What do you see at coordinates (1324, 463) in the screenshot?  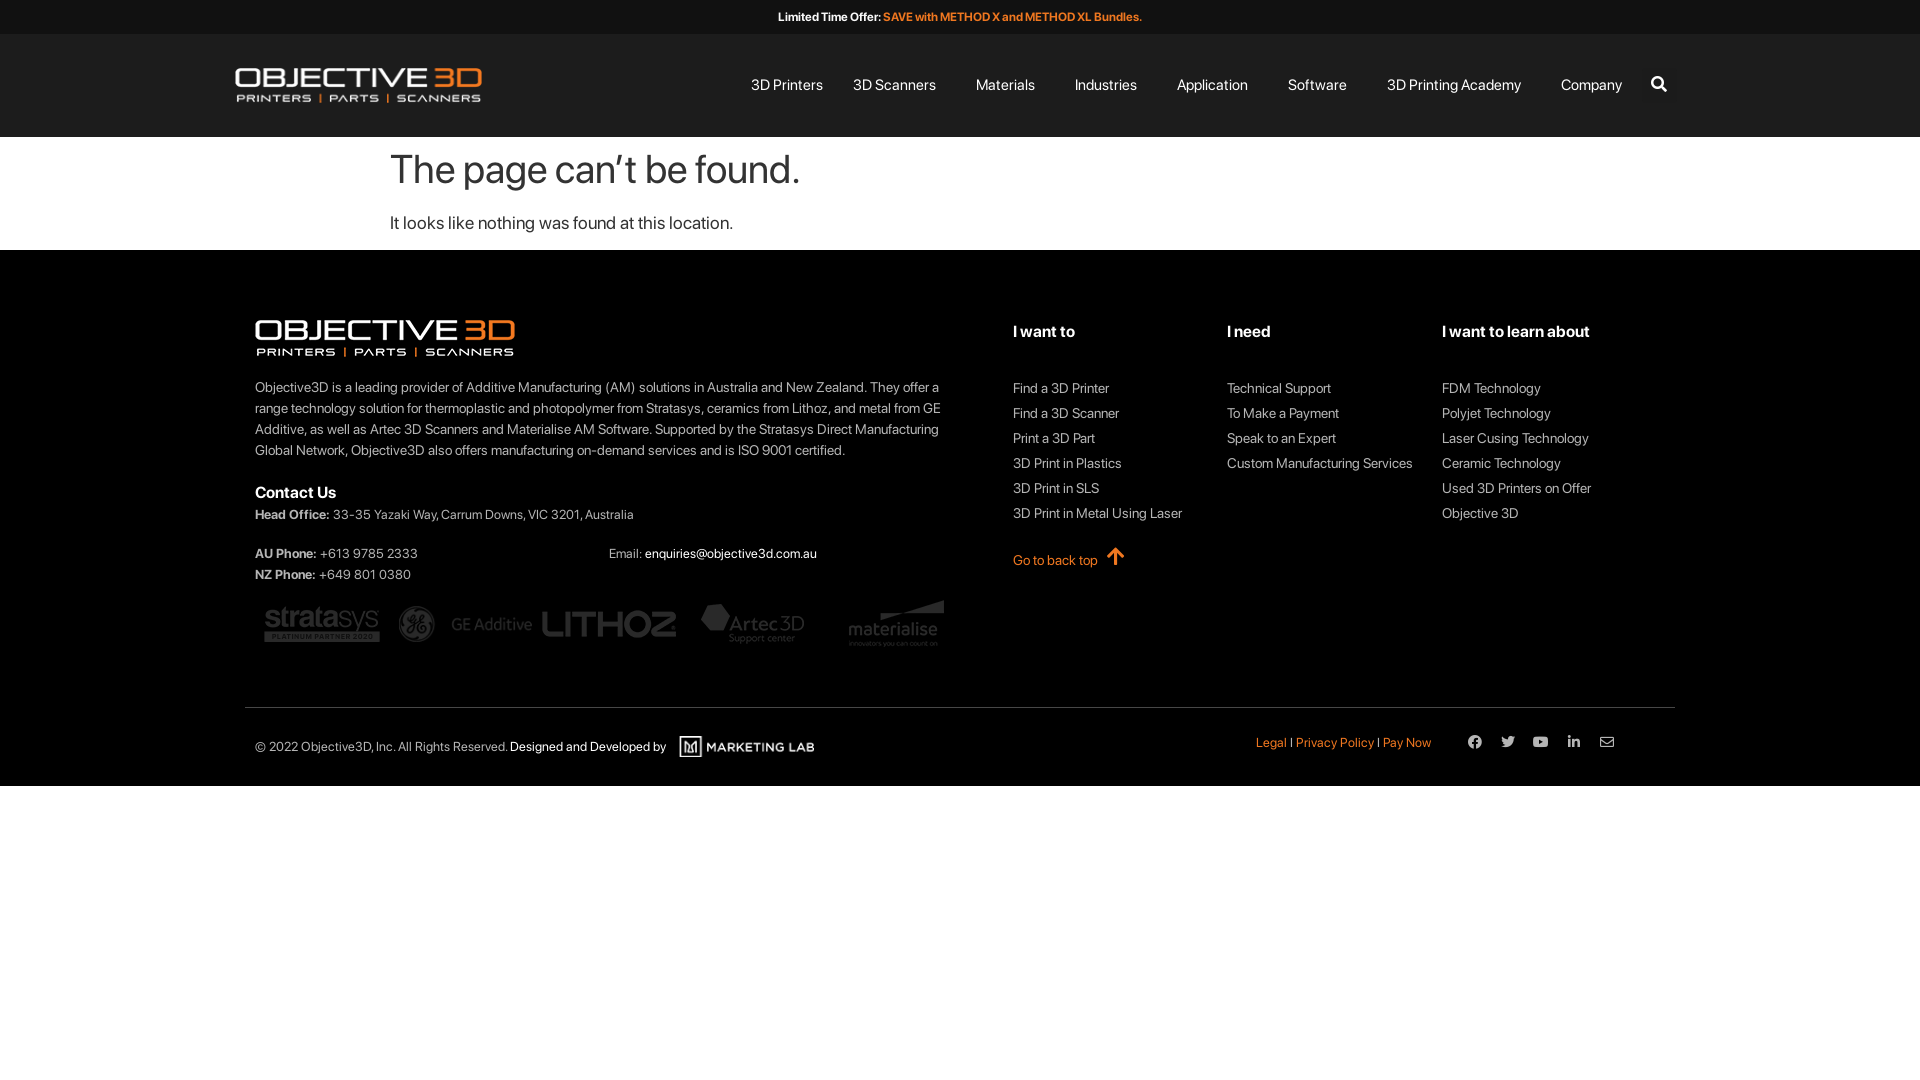 I see `'Custom Manufacturing Services'` at bounding box center [1324, 463].